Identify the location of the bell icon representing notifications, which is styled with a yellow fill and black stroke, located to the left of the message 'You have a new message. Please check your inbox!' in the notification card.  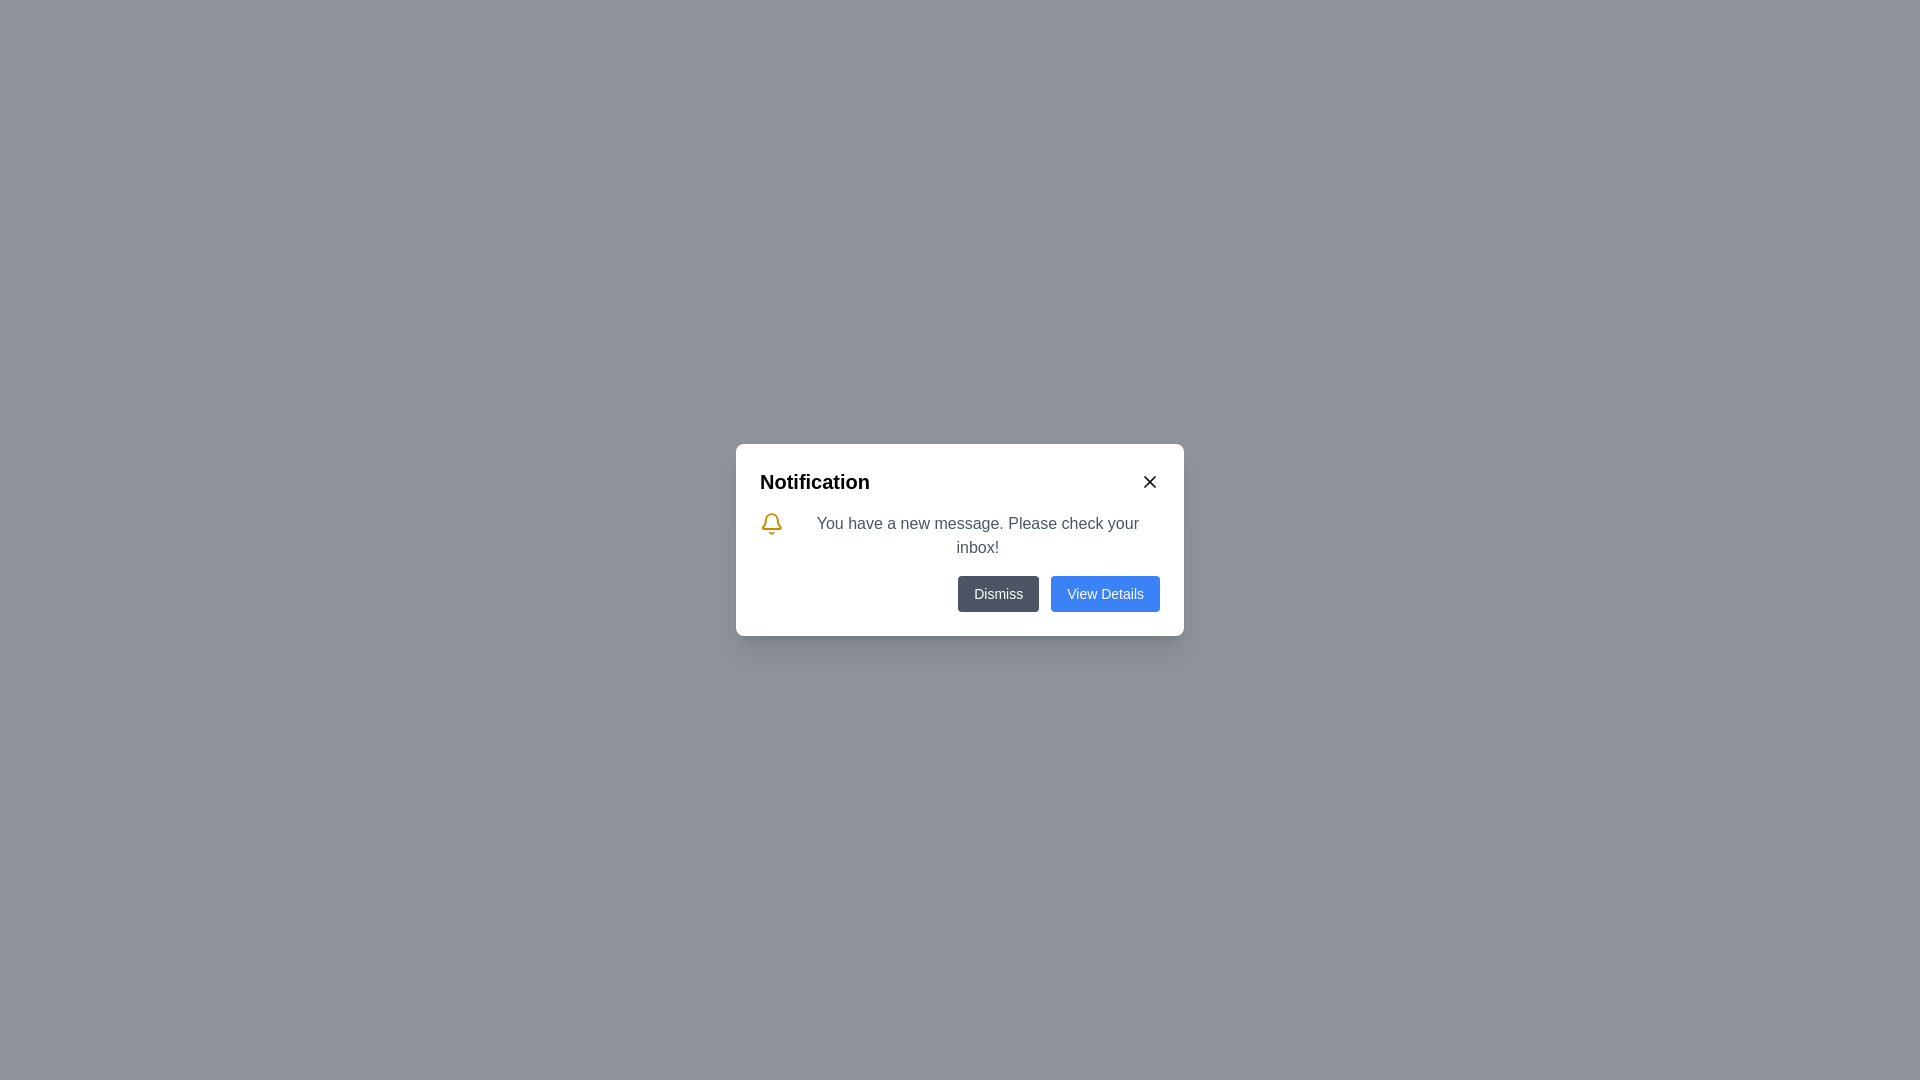
(770, 523).